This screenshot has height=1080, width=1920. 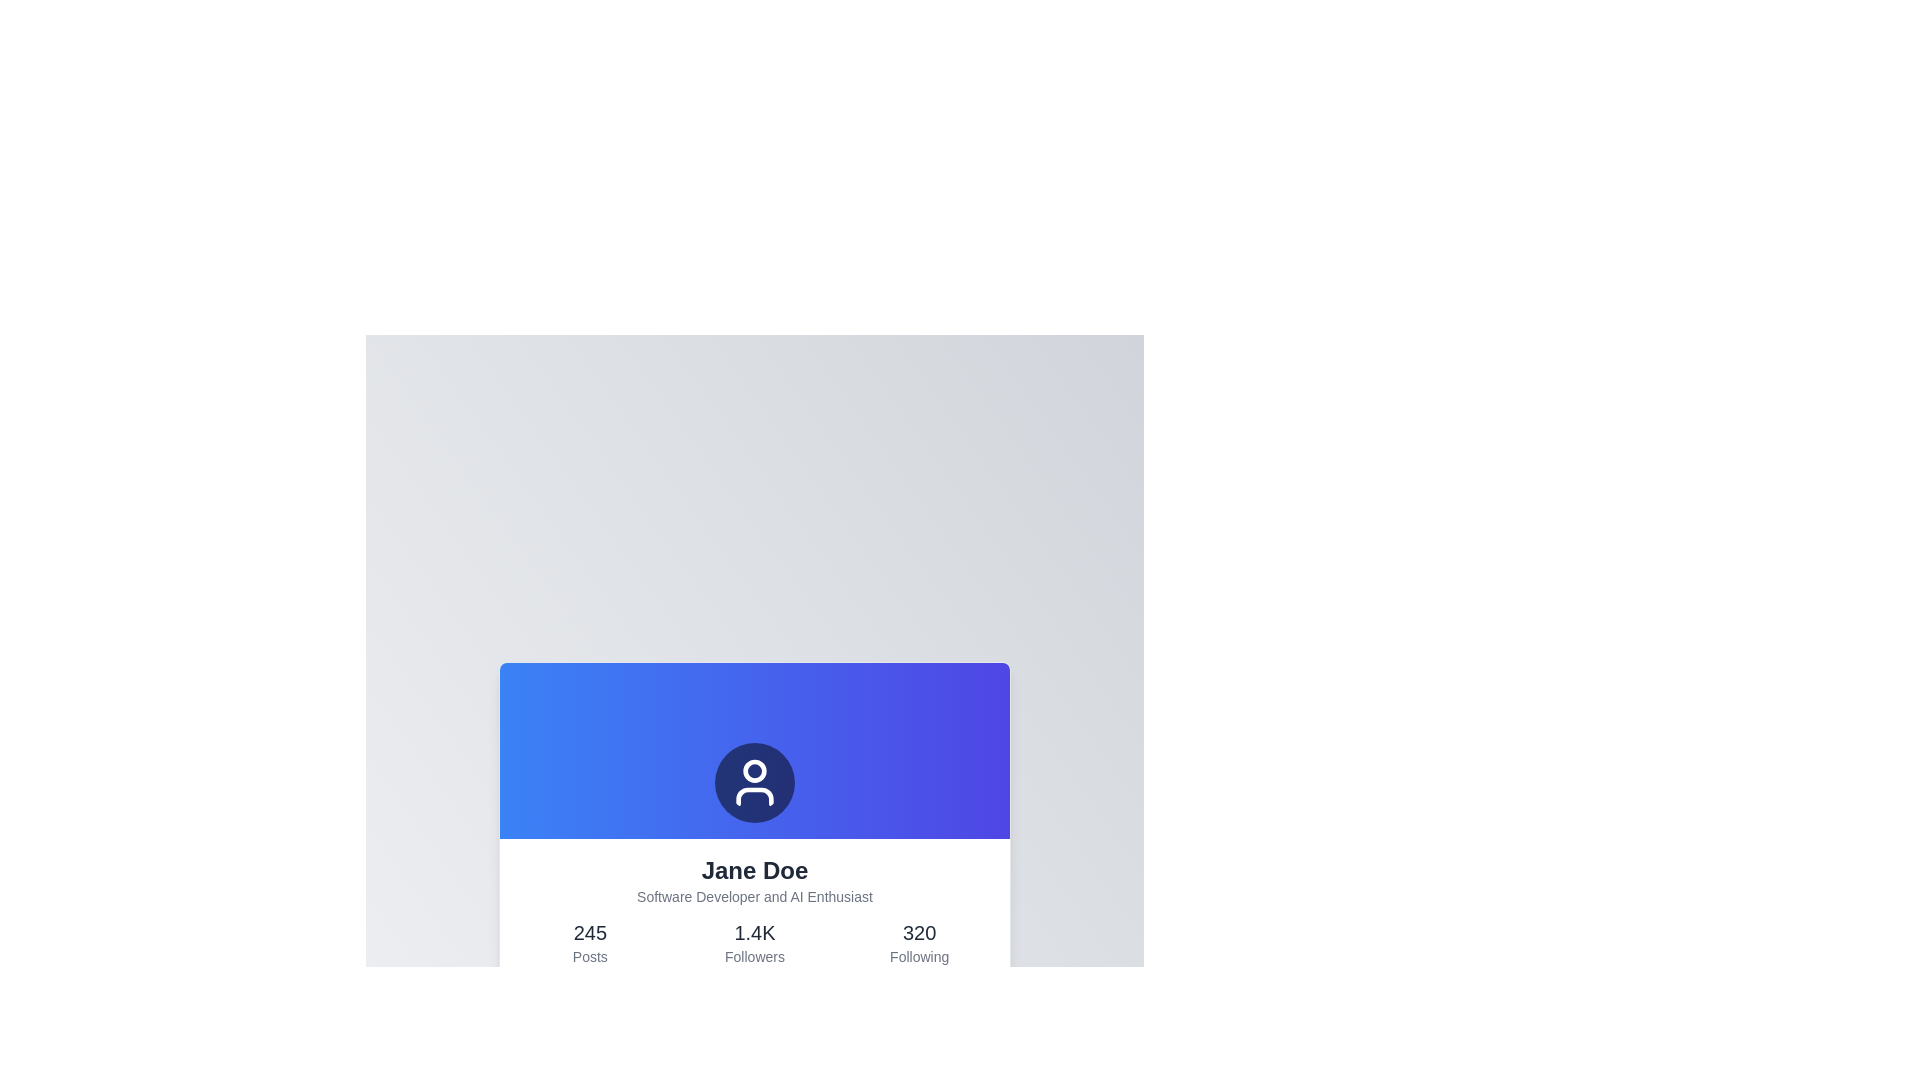 I want to click on the text element displaying the user's social statistics, which includes the number of posts, followers, and following, located in a grid layout below the user's name and description, so click(x=753, y=942).